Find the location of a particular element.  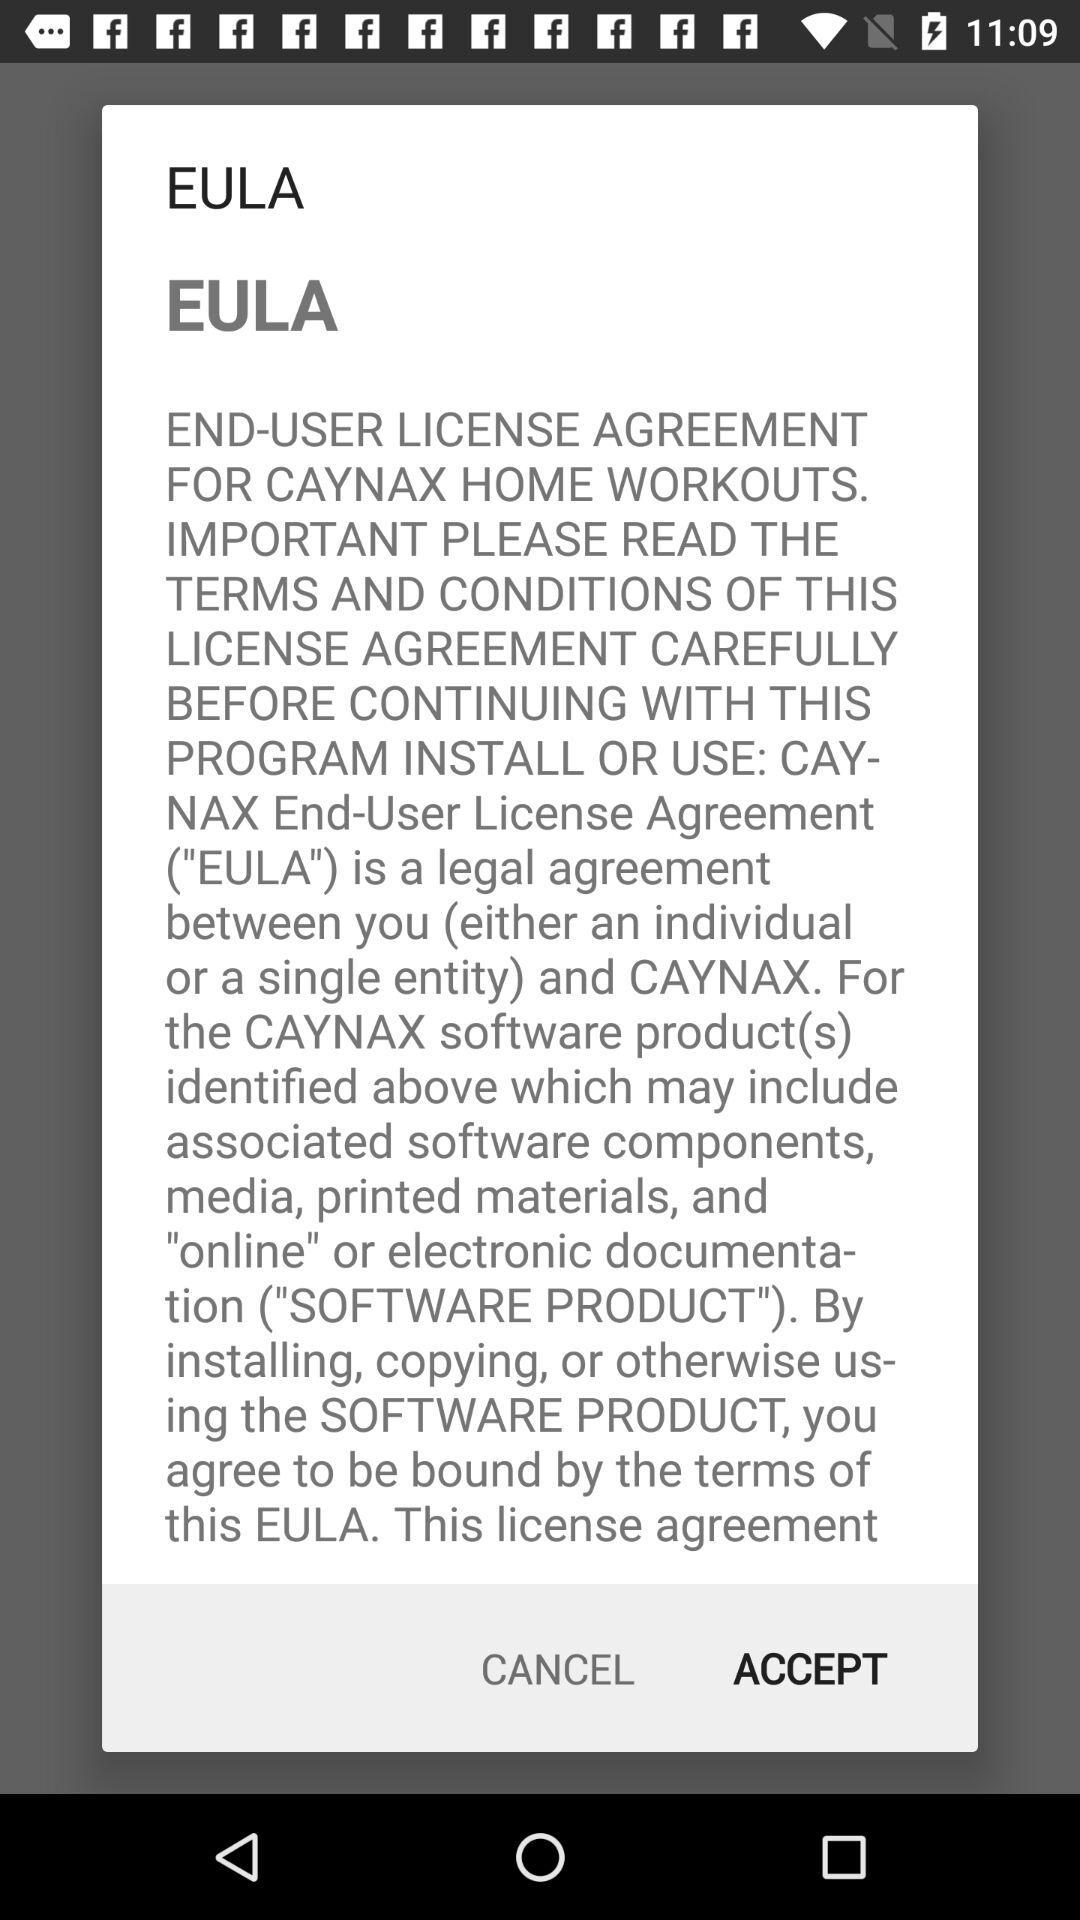

cancel is located at coordinates (558, 1668).